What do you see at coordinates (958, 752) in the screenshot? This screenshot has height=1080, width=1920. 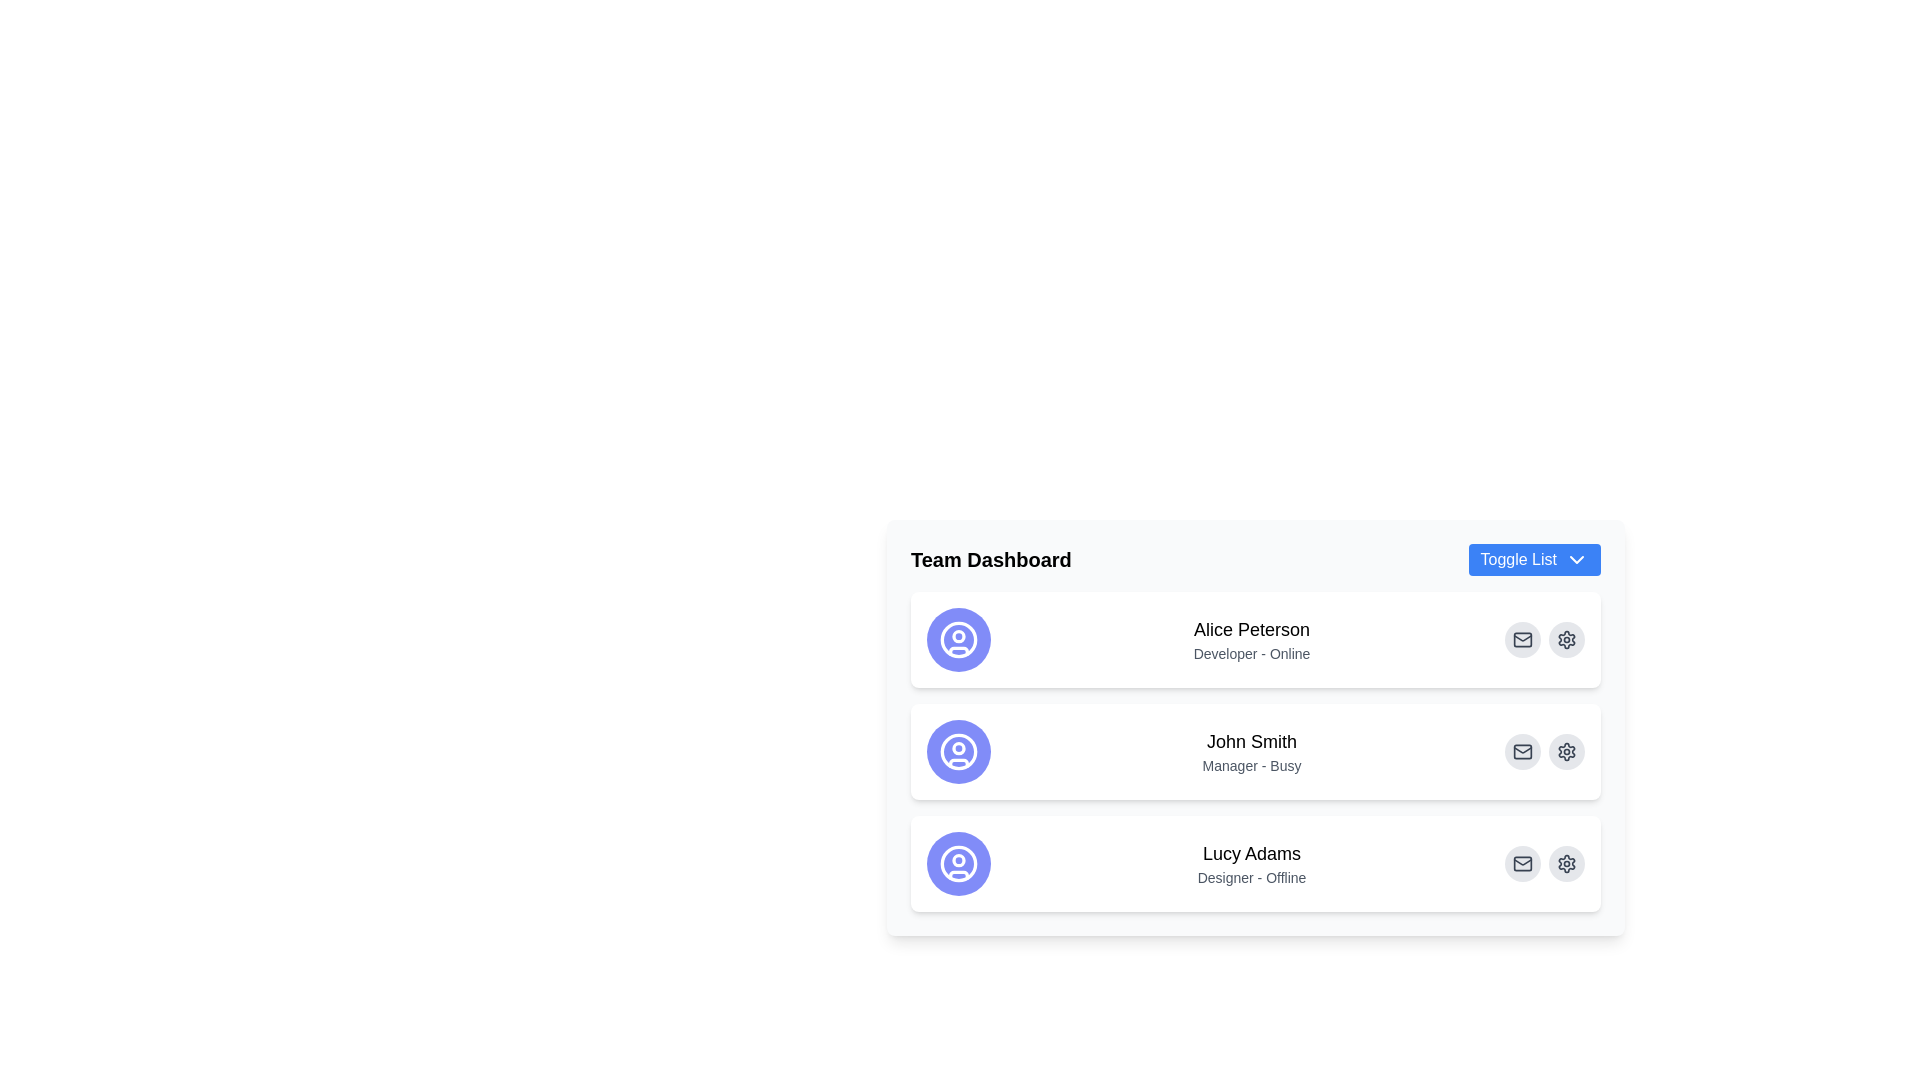 I see `the circular Profile Icon with a user silhouette on a light purple background, located in the team members column under 'Team Dashboard'` at bounding box center [958, 752].